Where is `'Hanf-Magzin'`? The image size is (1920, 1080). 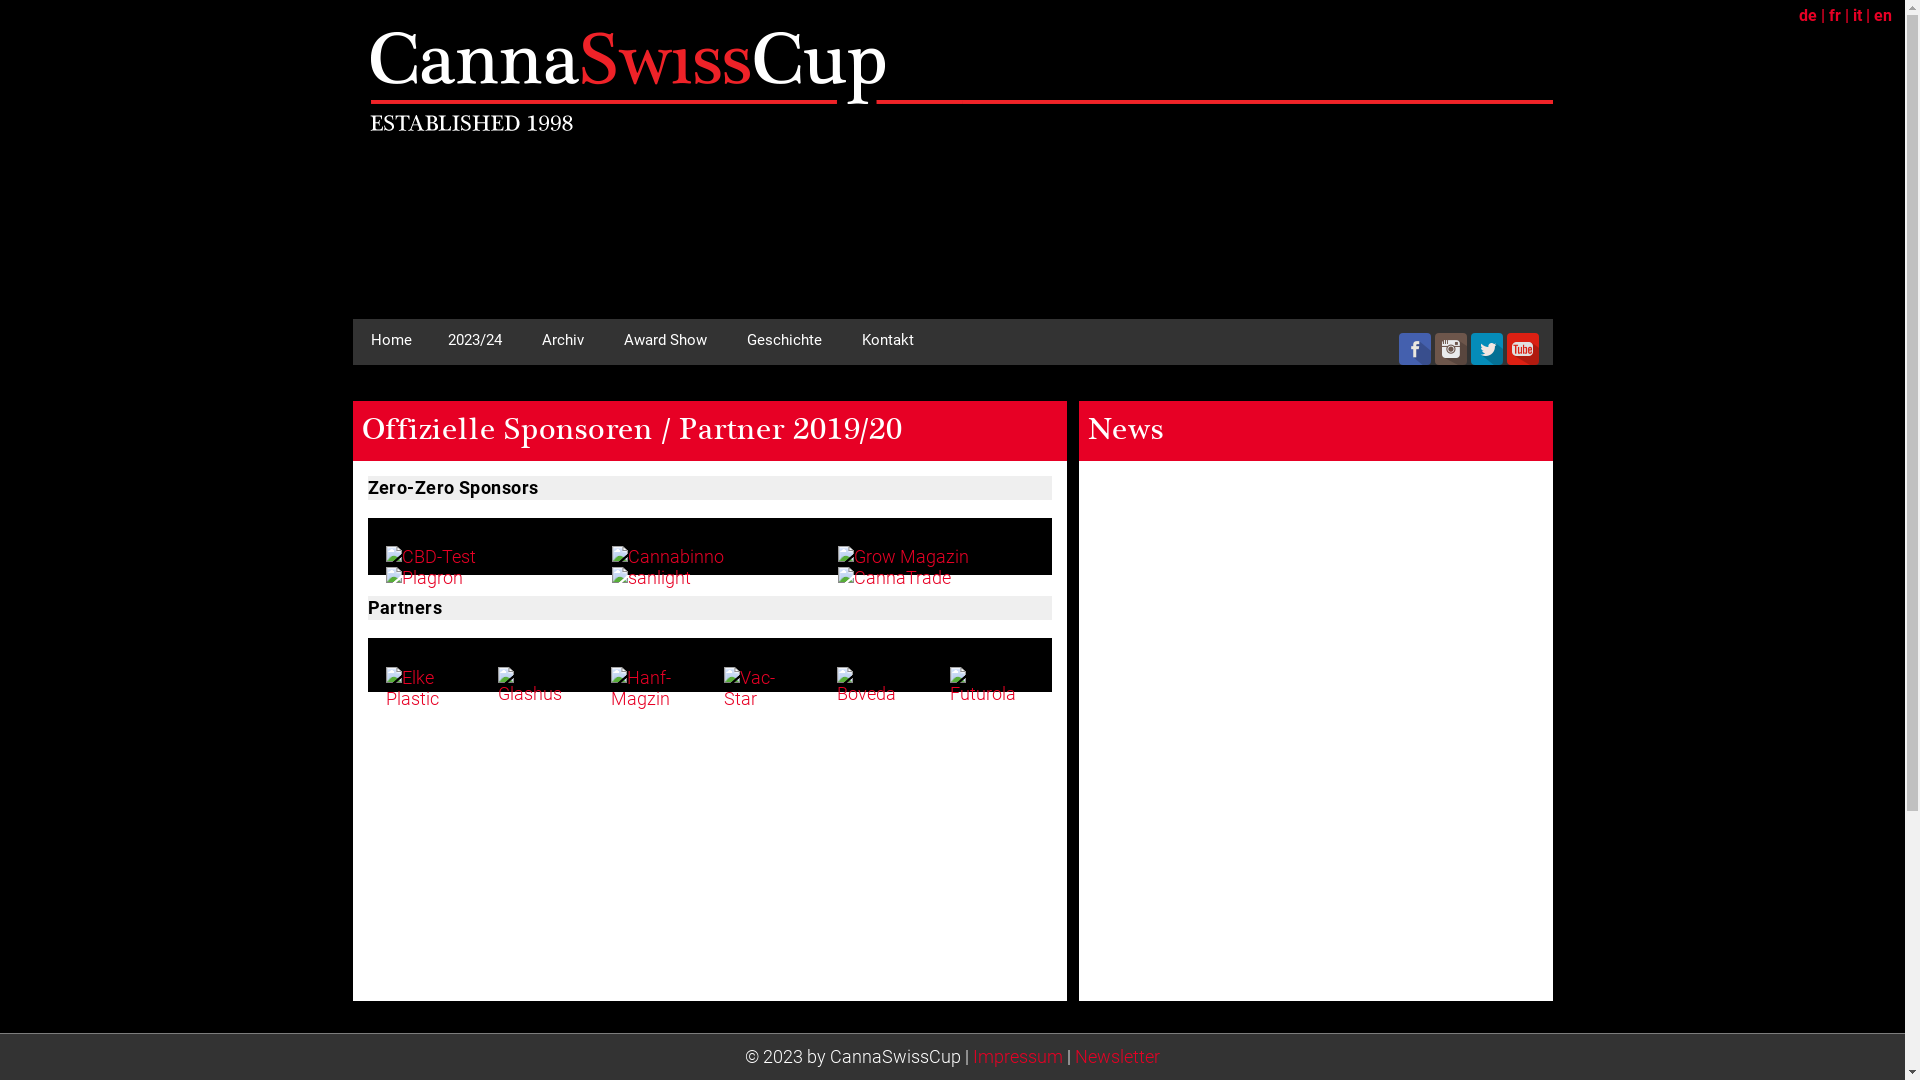 'Hanf-Magzin' is located at coordinates (647, 686).